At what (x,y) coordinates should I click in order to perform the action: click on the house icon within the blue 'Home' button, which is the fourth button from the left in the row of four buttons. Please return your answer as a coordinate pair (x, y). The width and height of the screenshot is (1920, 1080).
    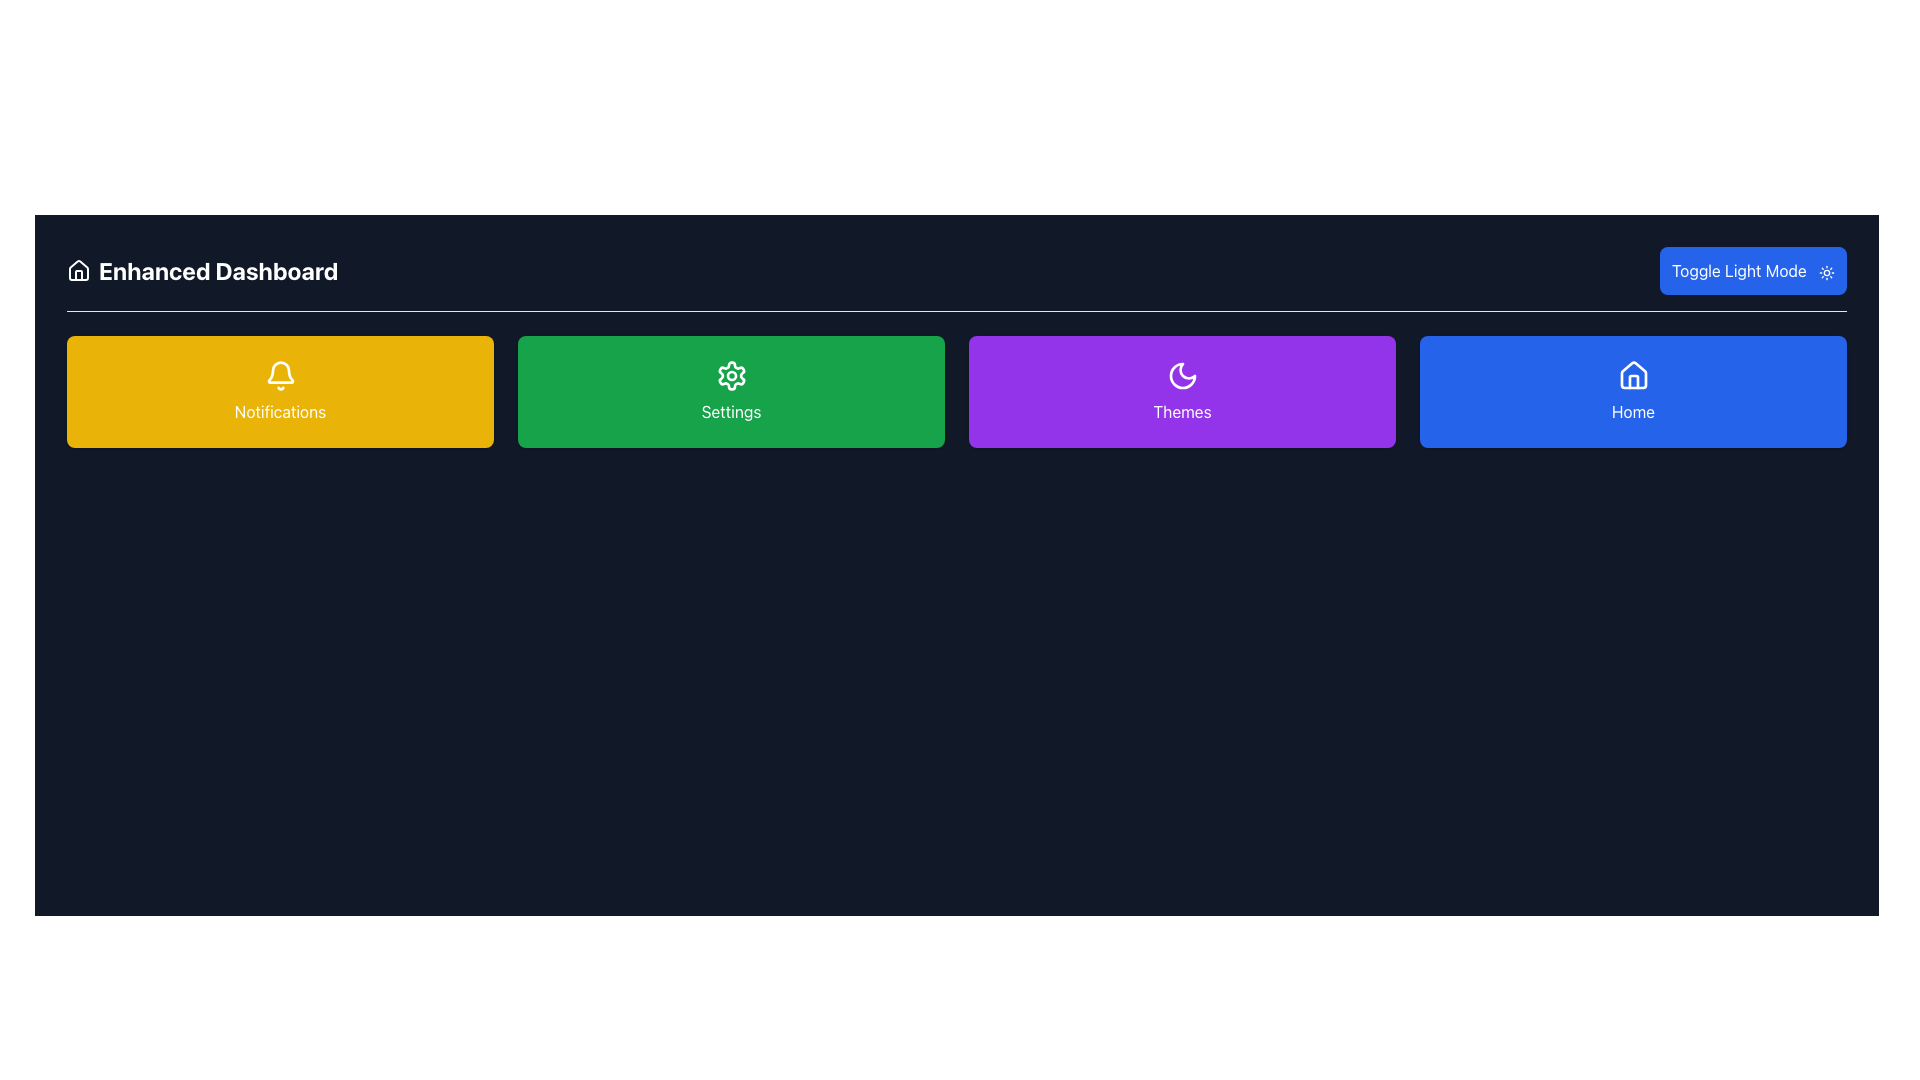
    Looking at the image, I should click on (1633, 381).